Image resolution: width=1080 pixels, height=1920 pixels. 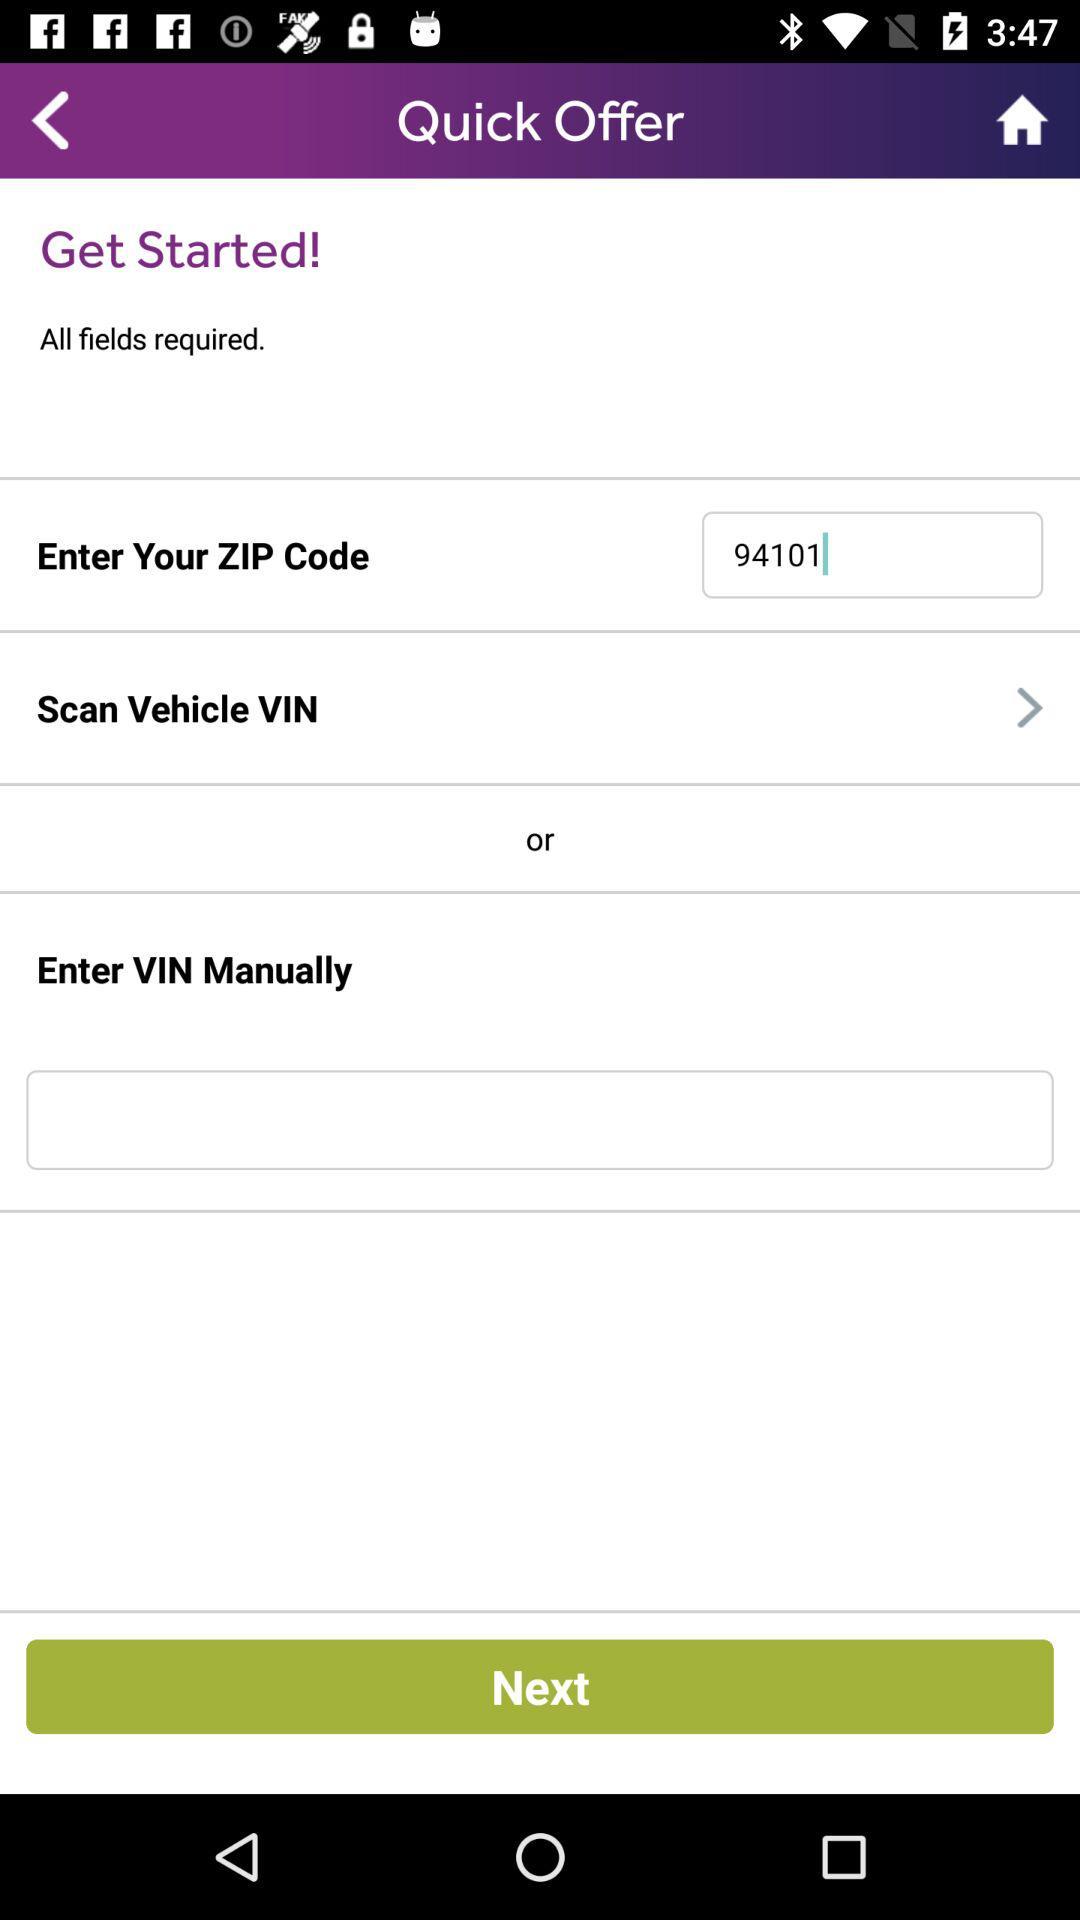 What do you see at coordinates (540, 838) in the screenshot?
I see `or item` at bounding box center [540, 838].